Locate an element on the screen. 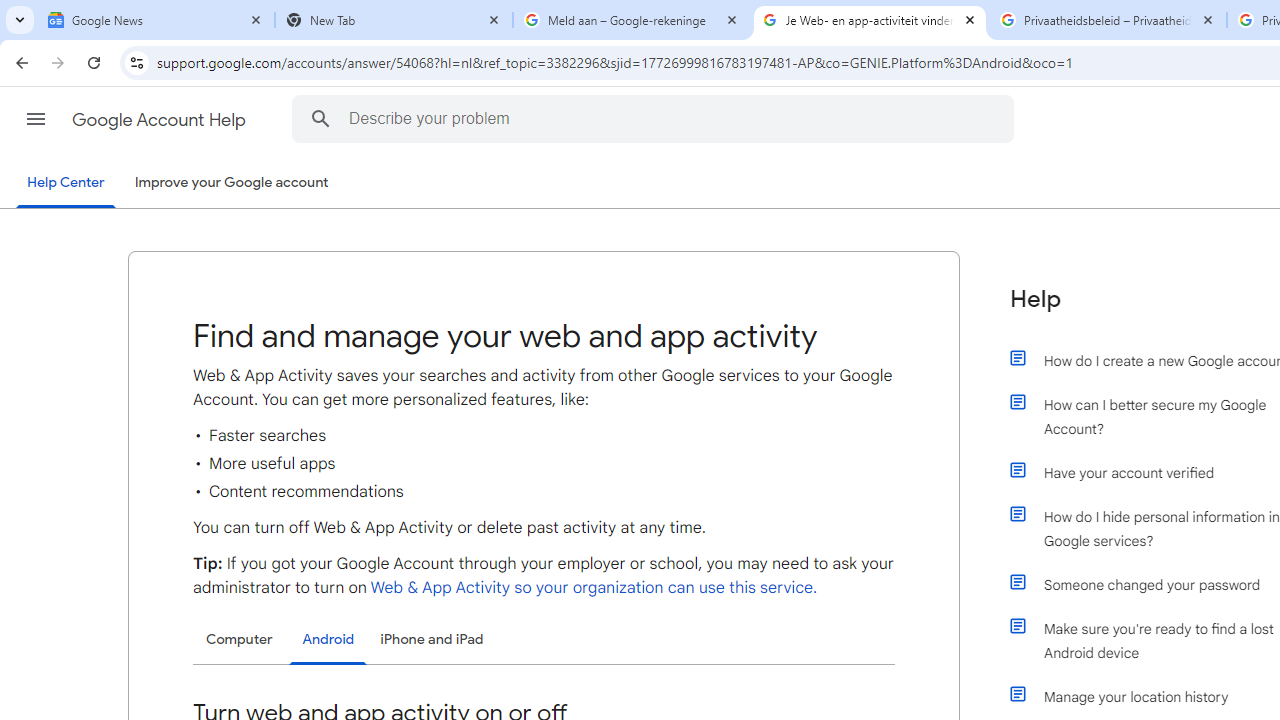 The height and width of the screenshot is (720, 1280). 'Describe your problem' is located at coordinates (656, 118).